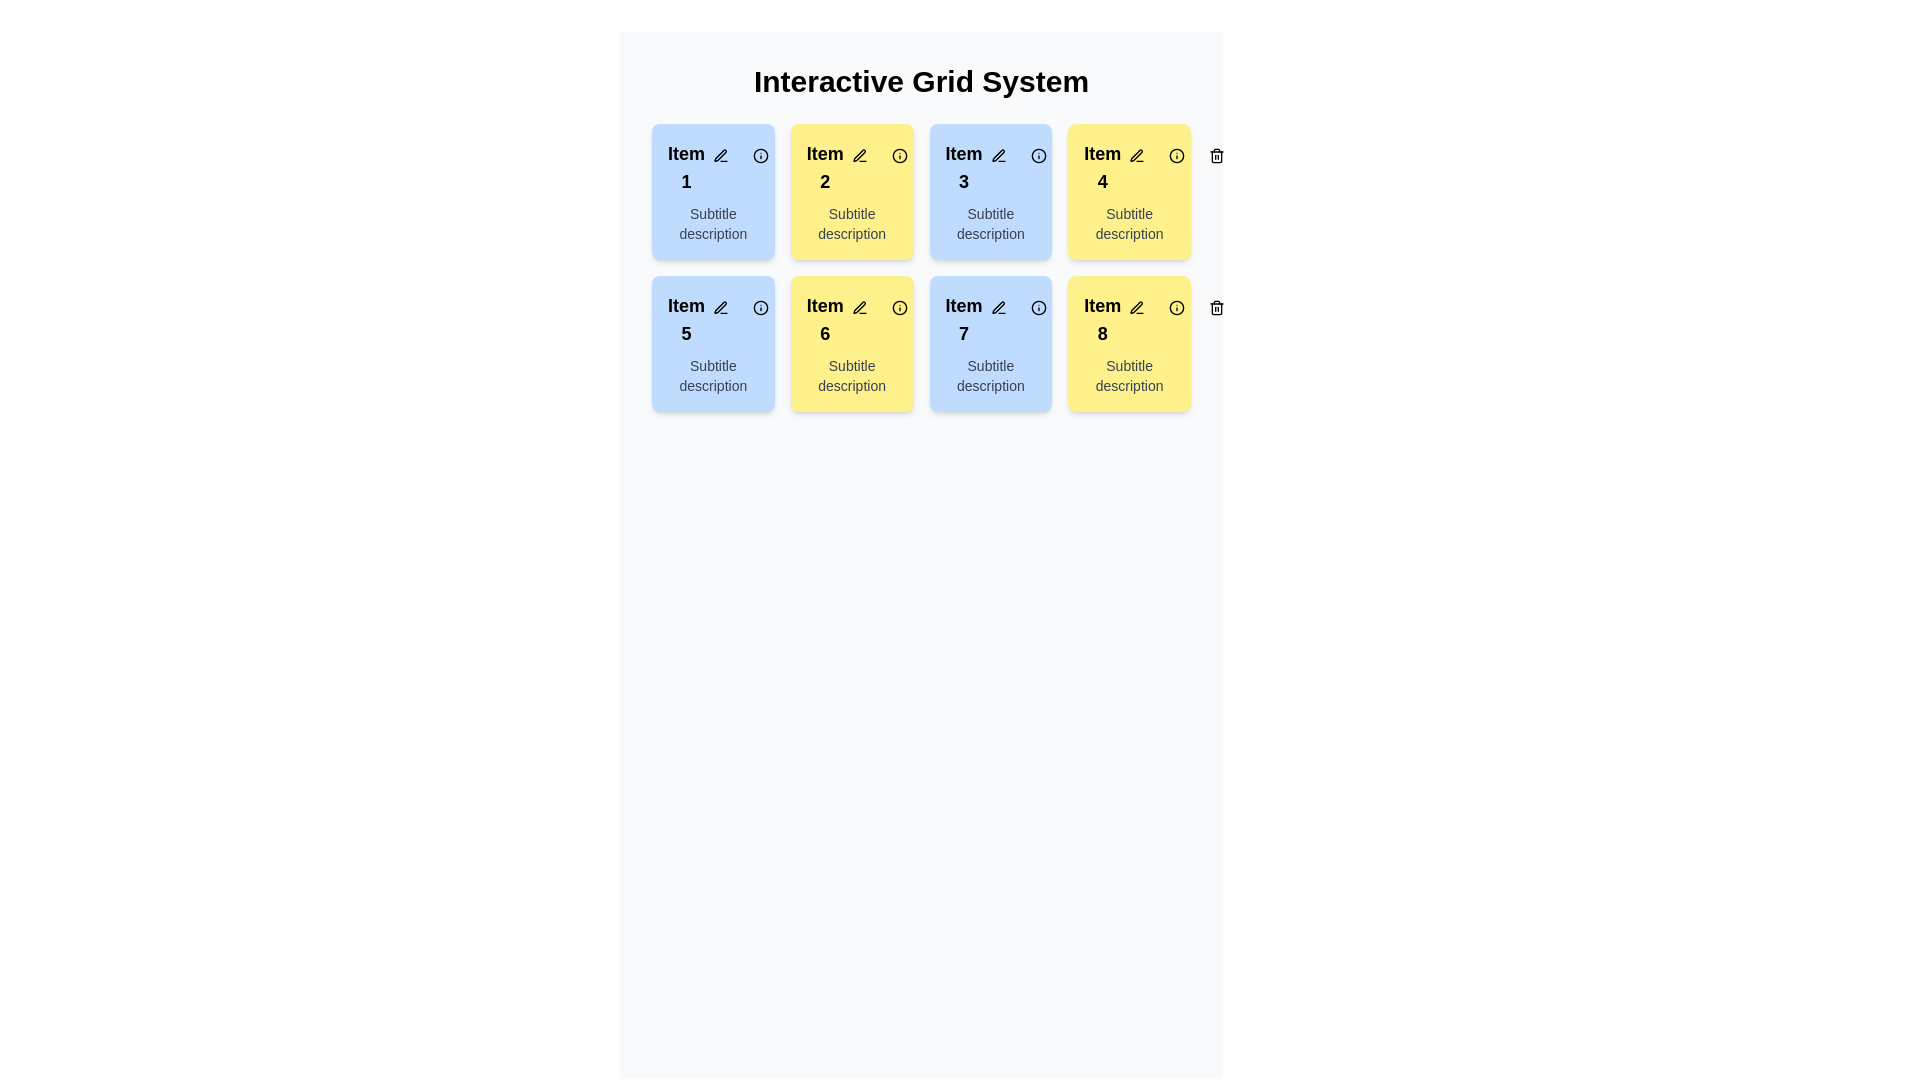 The height and width of the screenshot is (1080, 1920). Describe the element at coordinates (852, 223) in the screenshot. I see `the text label displaying 'Subtitle description' in a gray font, located at the bottom section of the card labeled 'Item 2', aligned centrally within the card` at that location.